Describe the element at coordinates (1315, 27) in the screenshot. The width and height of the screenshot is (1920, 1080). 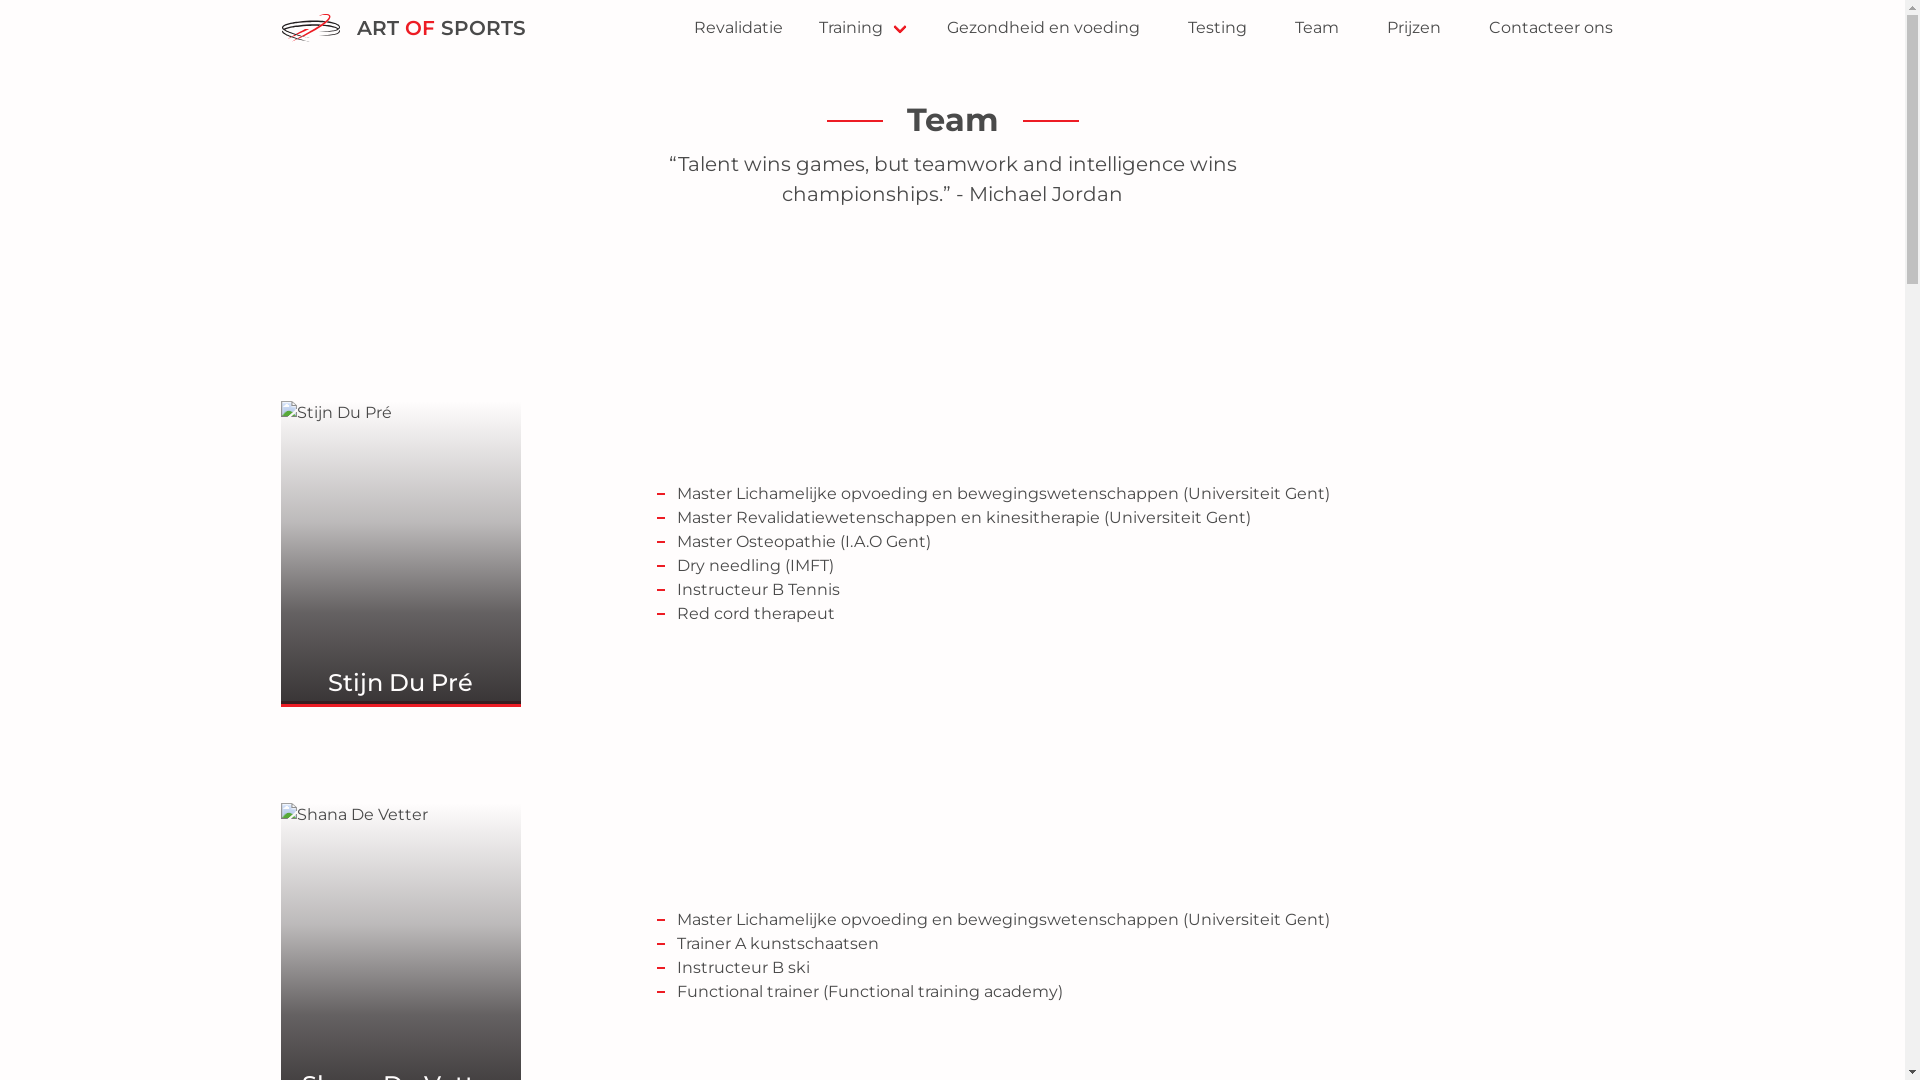
I see `'Team'` at that location.